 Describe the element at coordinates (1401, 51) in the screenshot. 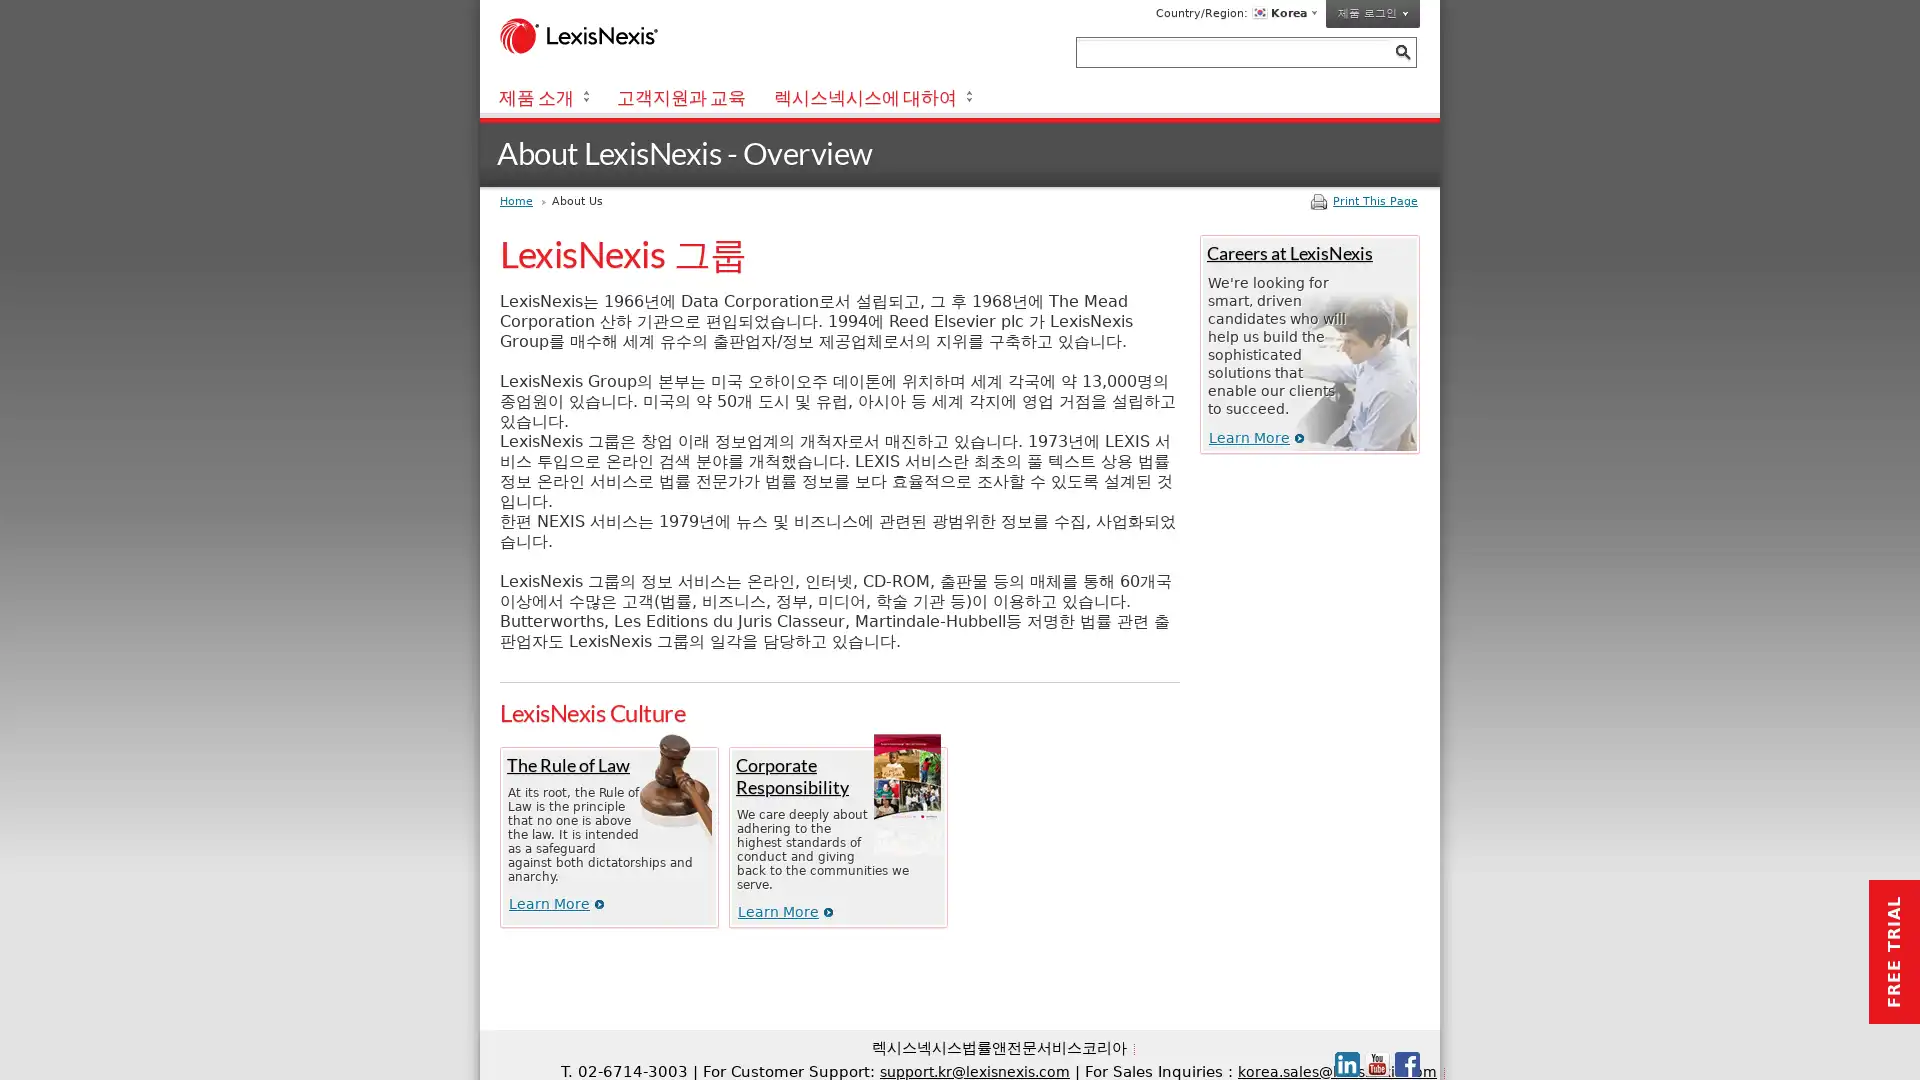

I see `Search` at that location.